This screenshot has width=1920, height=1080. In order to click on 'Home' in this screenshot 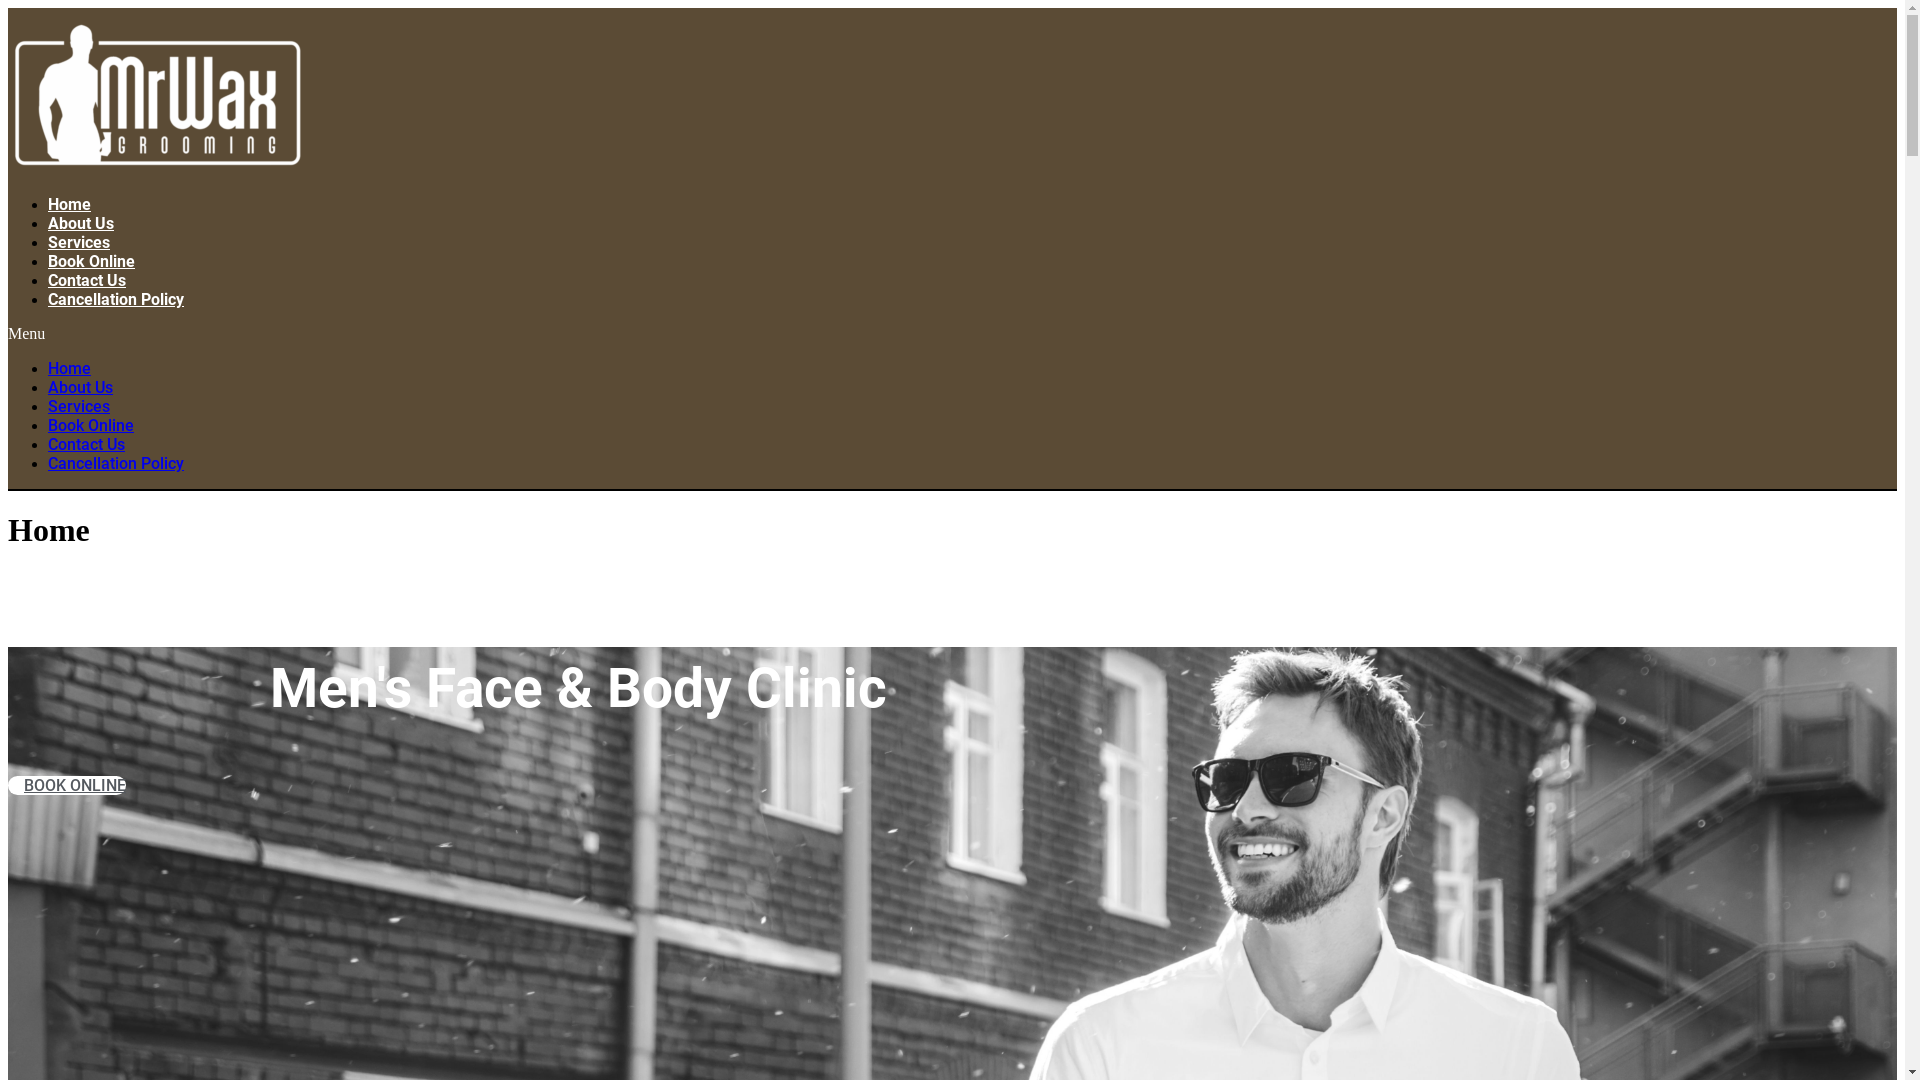, I will do `click(48, 368)`.